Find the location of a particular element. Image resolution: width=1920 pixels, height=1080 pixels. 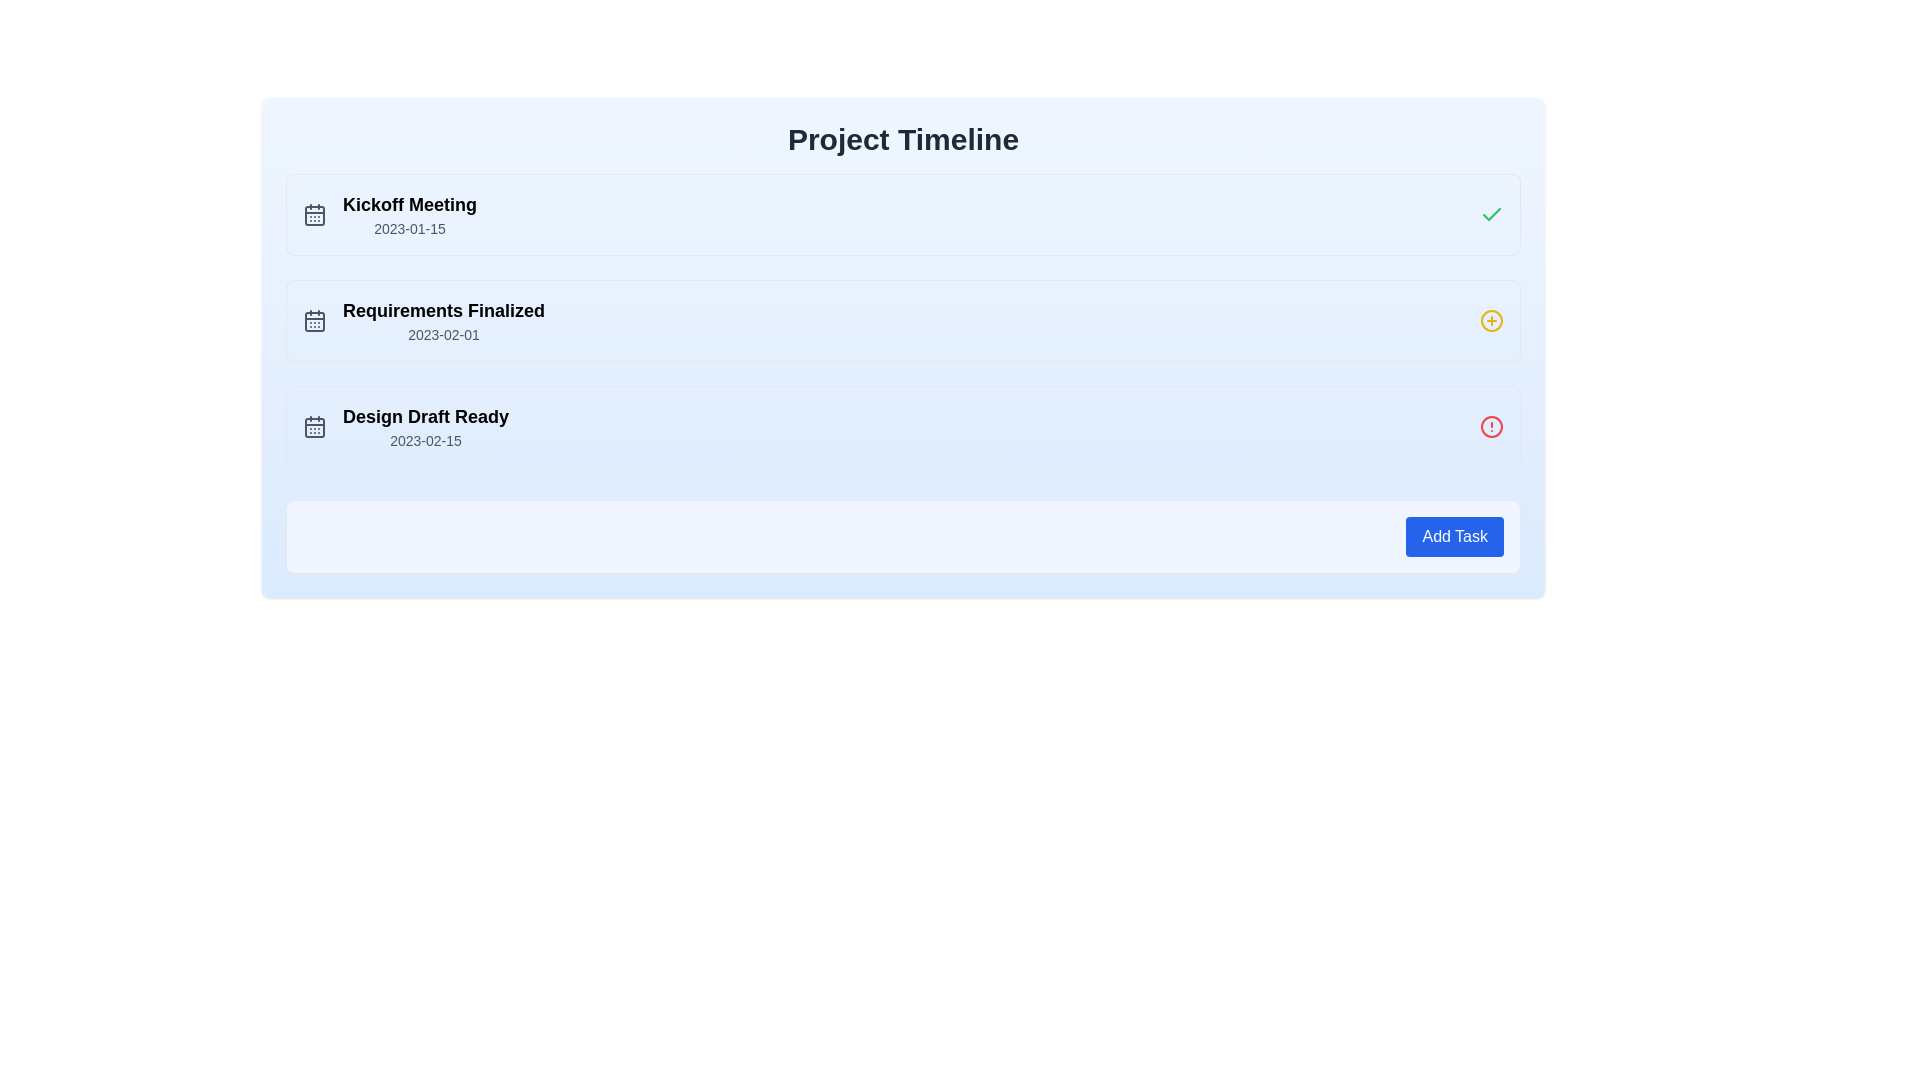

the text-based label 'Requirements Finalized' with the accompanying calendar icon, which is the second entry in the timeline interface is located at coordinates (422, 319).